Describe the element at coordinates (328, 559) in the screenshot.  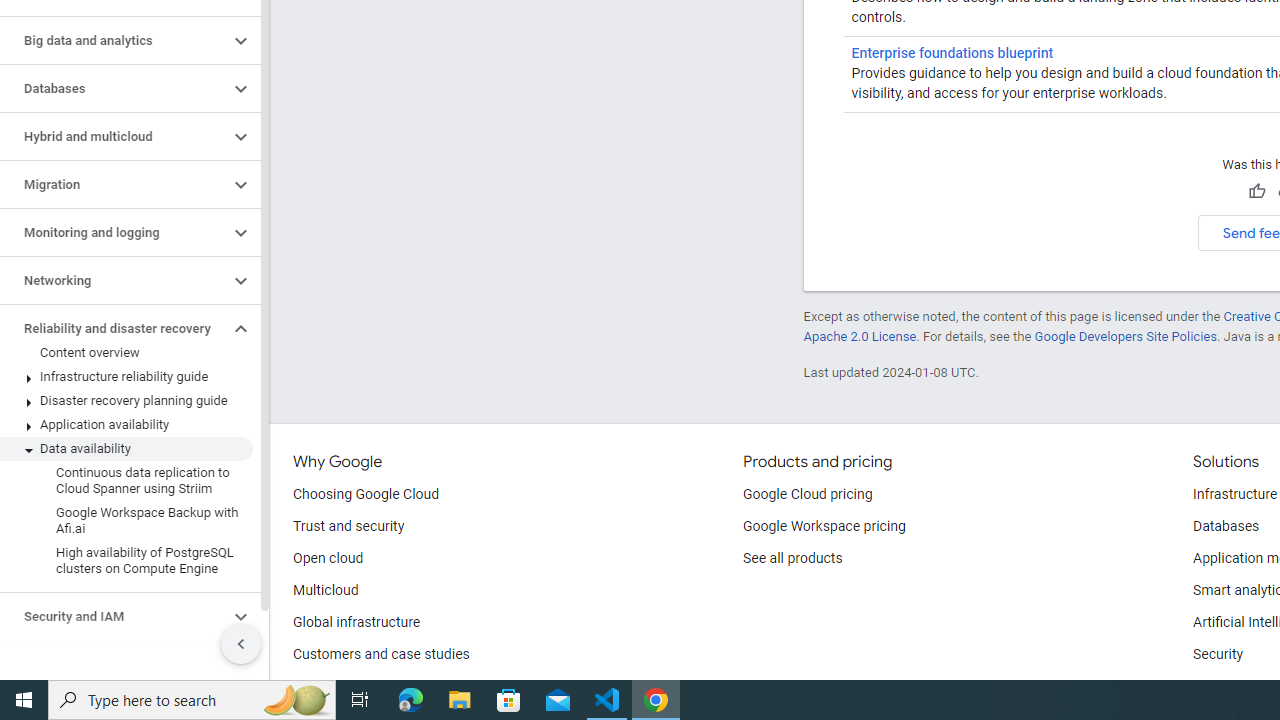
I see `'Open cloud'` at that location.